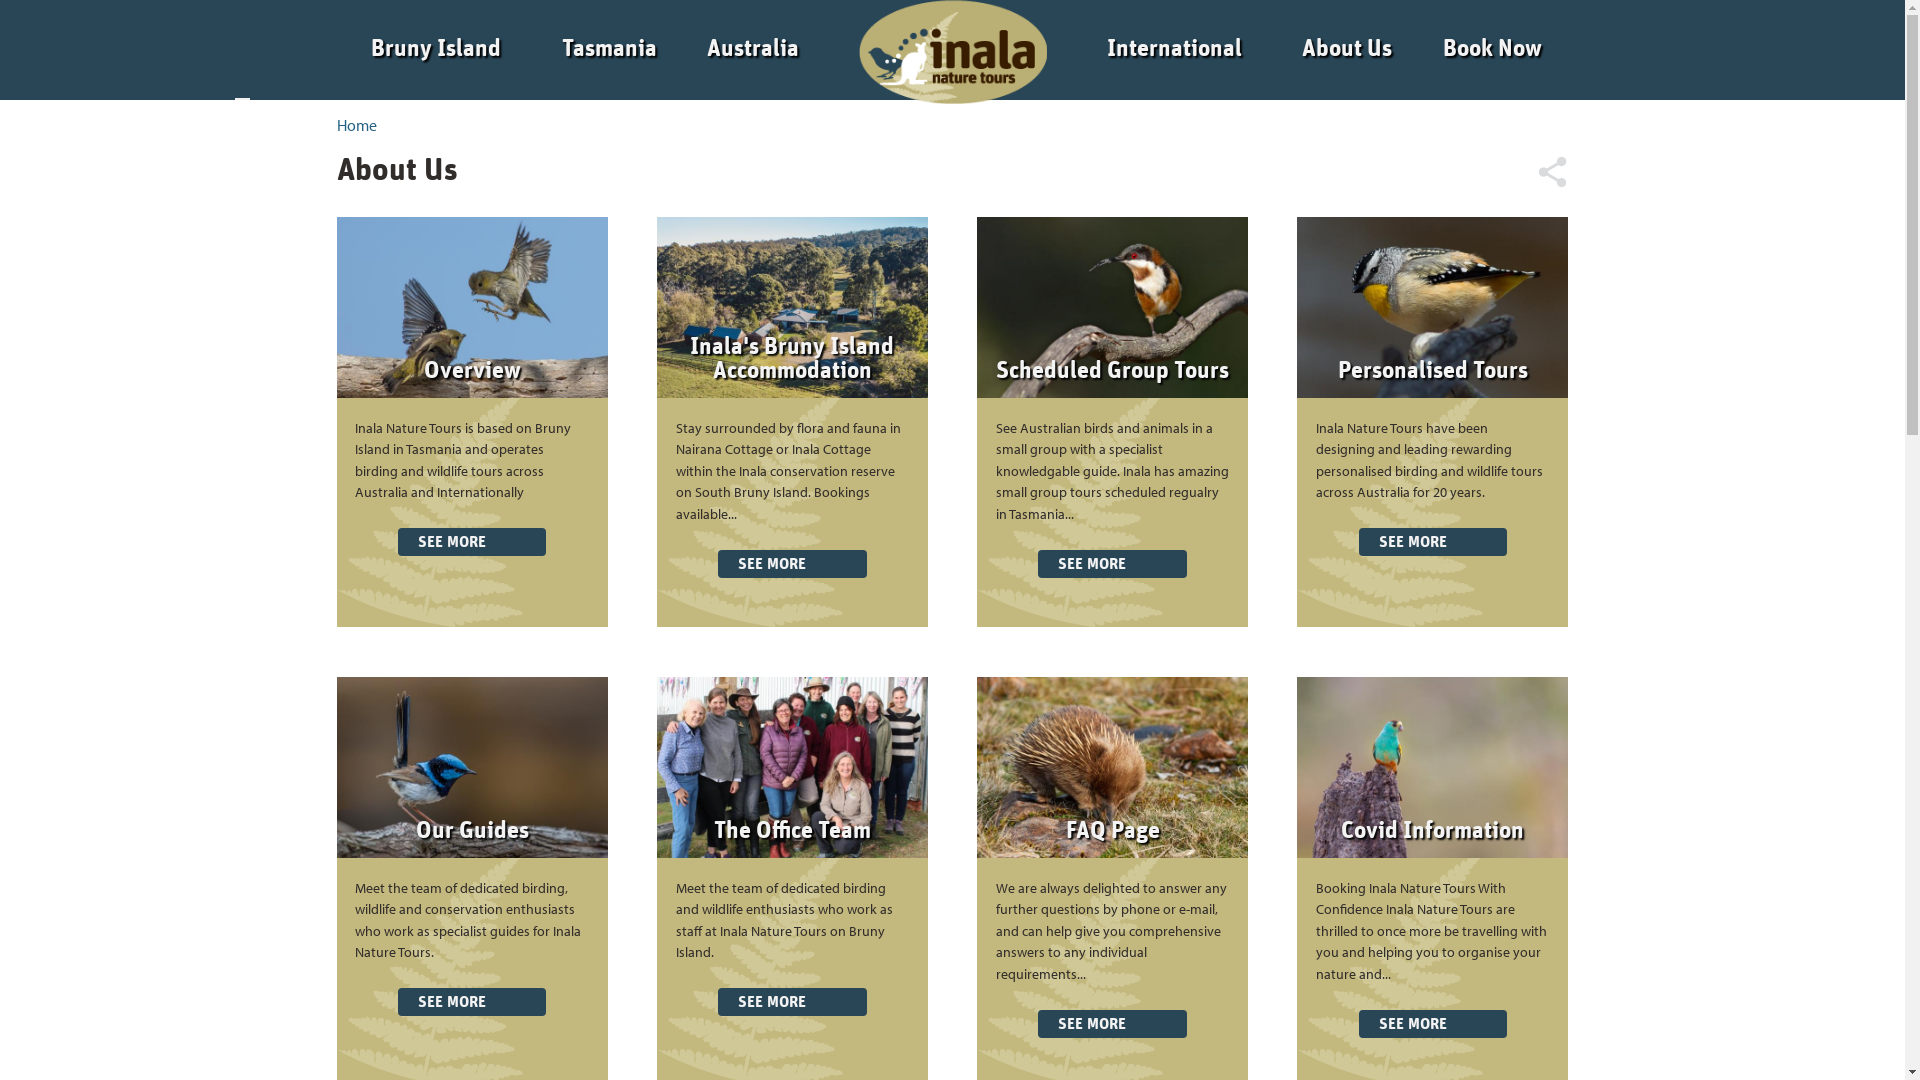 Image resolution: width=1920 pixels, height=1080 pixels. Describe the element at coordinates (470, 542) in the screenshot. I see `'SEE MORE'` at that location.